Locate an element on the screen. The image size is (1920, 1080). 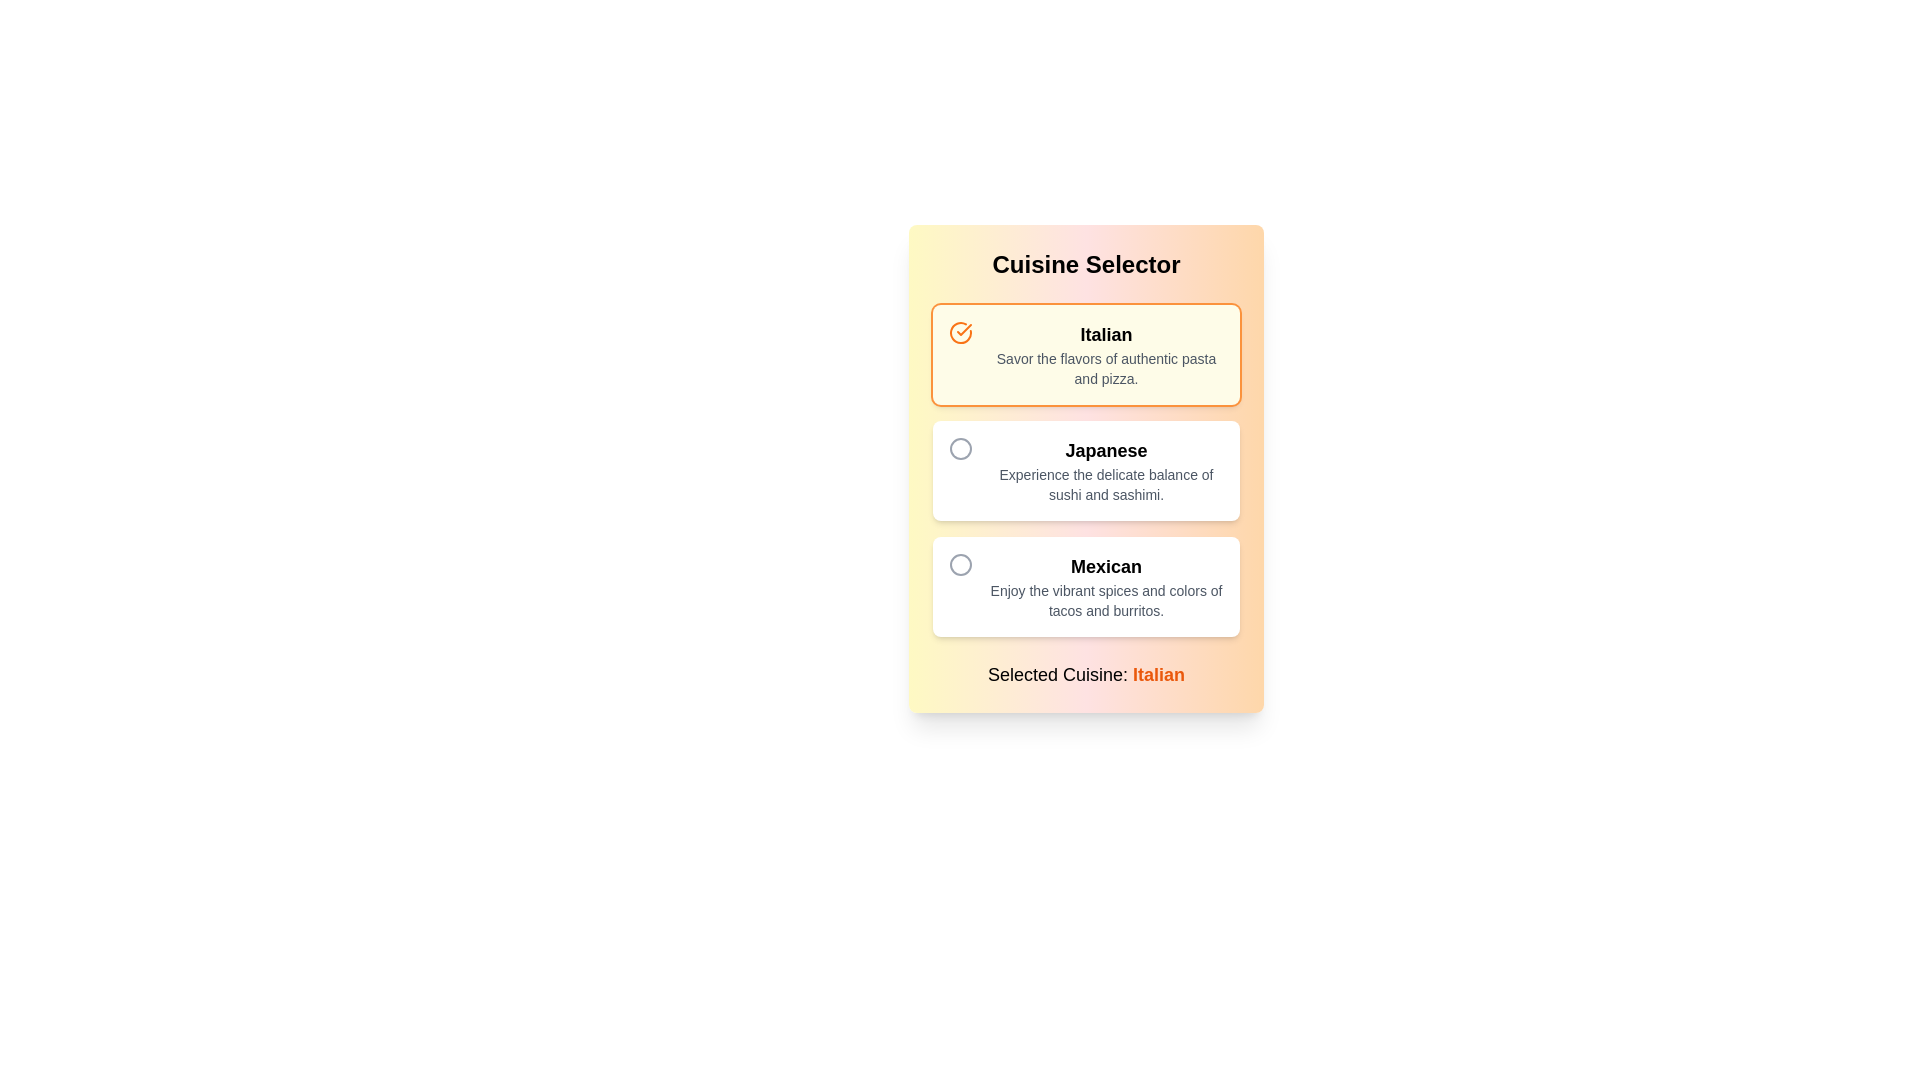
assistive tools is located at coordinates (1105, 470).